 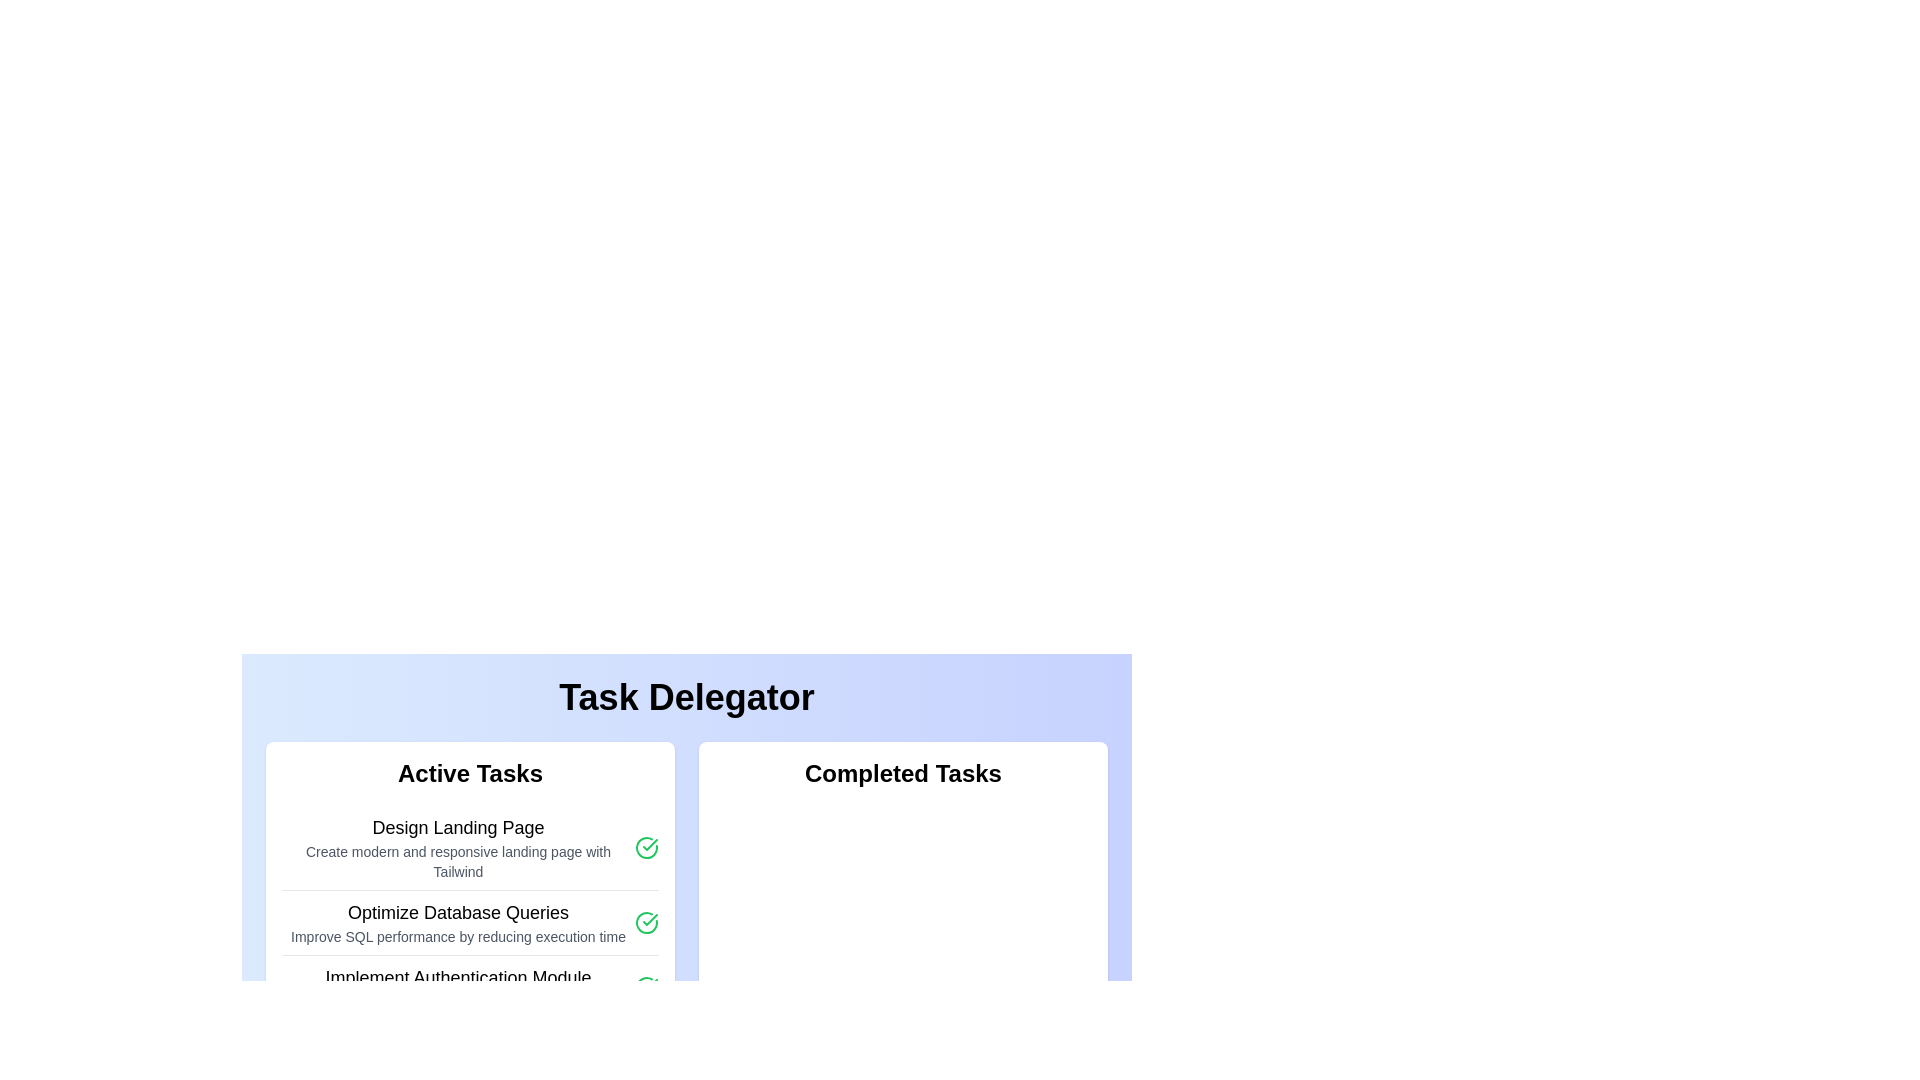 I want to click on the second Text element below the 'Optimize Database Queries' heading in the 'Active Tasks' section, so click(x=457, y=937).